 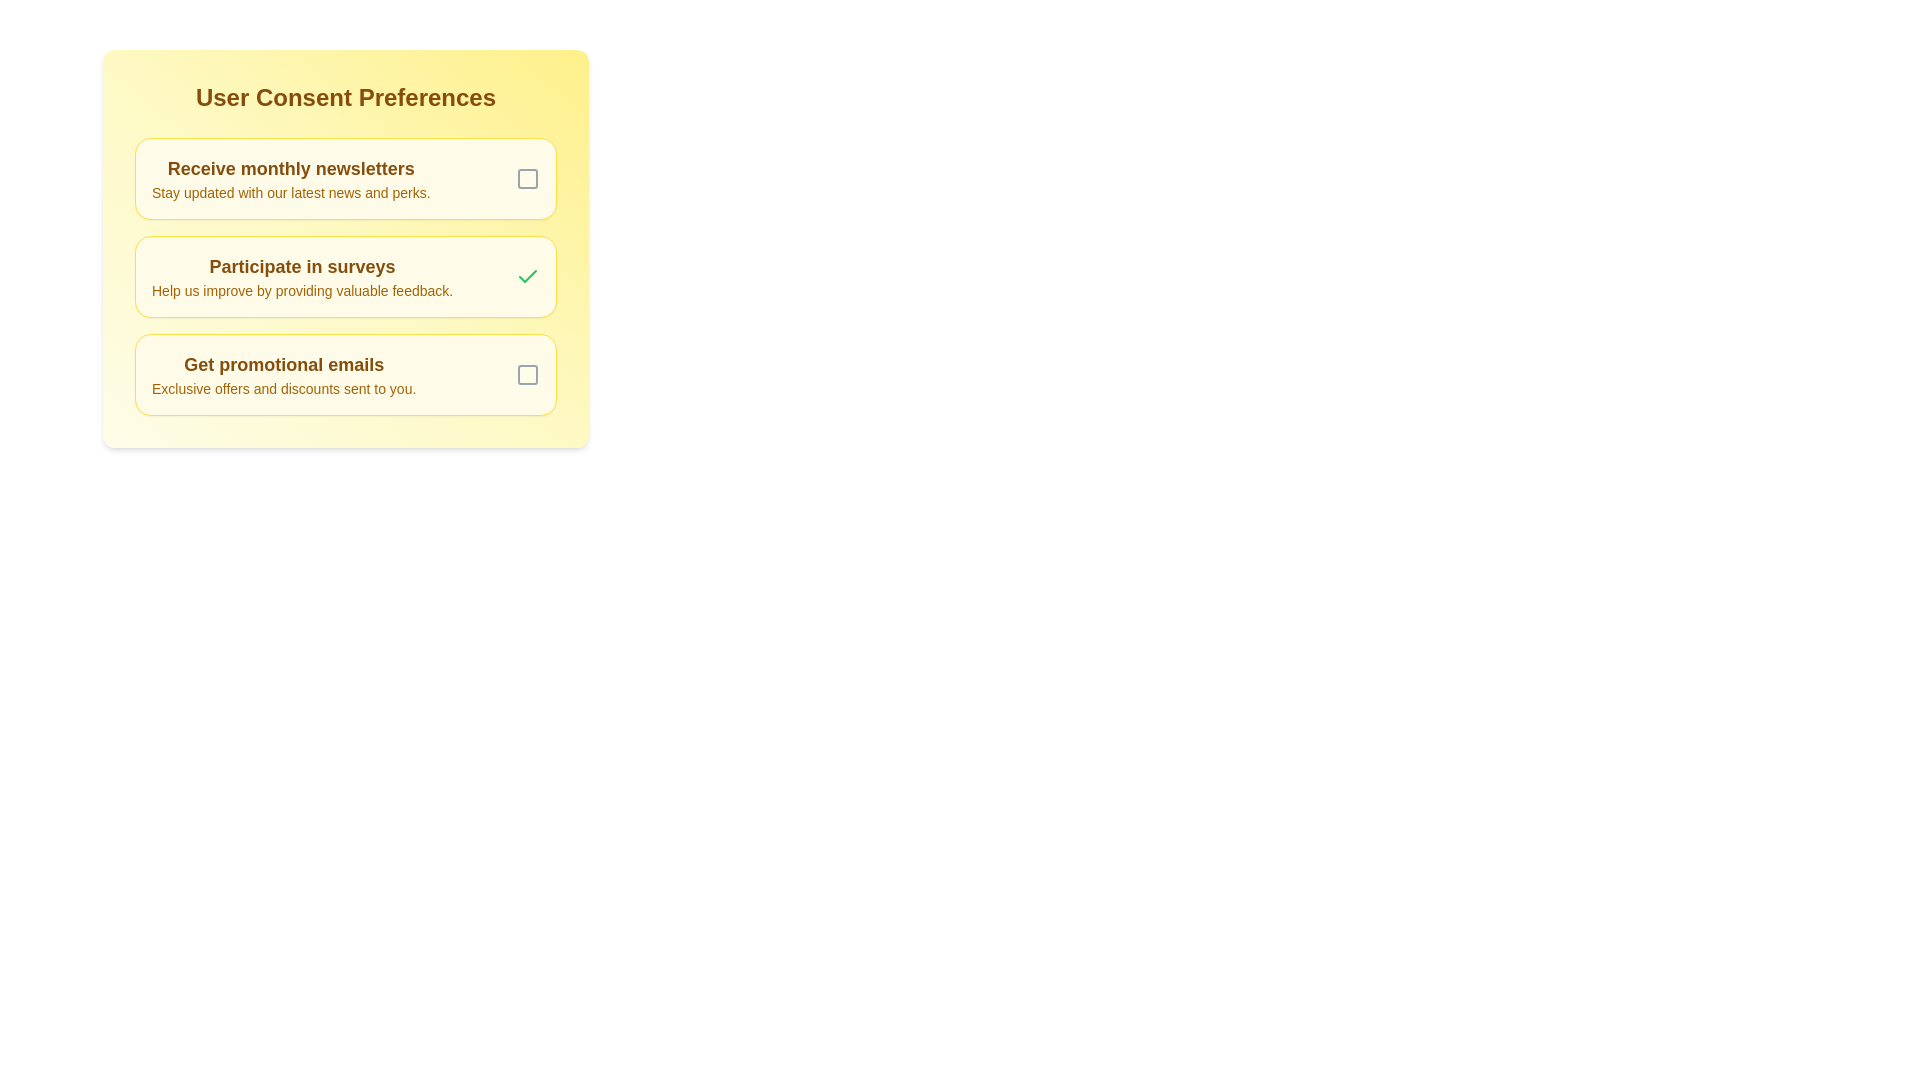 I want to click on the second option in the 'User Consent Preferences' box labeled 'Participate in surveys', so click(x=345, y=248).